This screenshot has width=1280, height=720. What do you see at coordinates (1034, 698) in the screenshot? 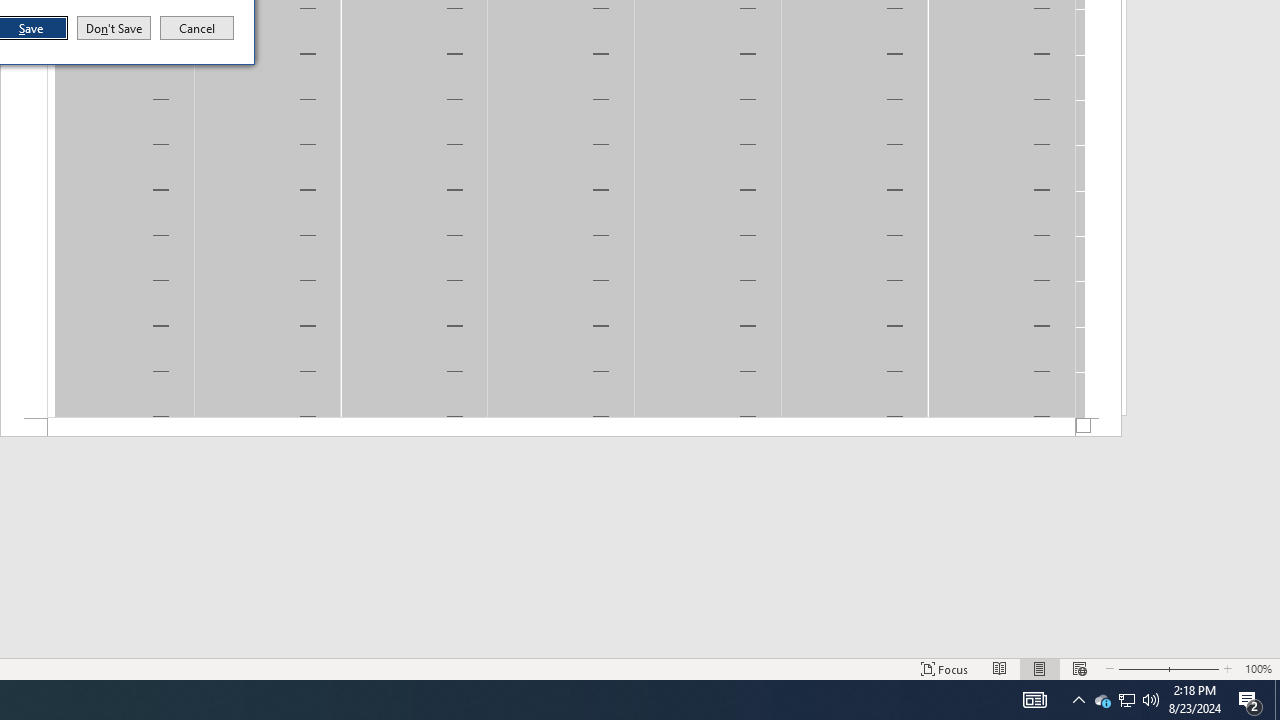
I see `'AutomationID: 4105'` at bounding box center [1034, 698].